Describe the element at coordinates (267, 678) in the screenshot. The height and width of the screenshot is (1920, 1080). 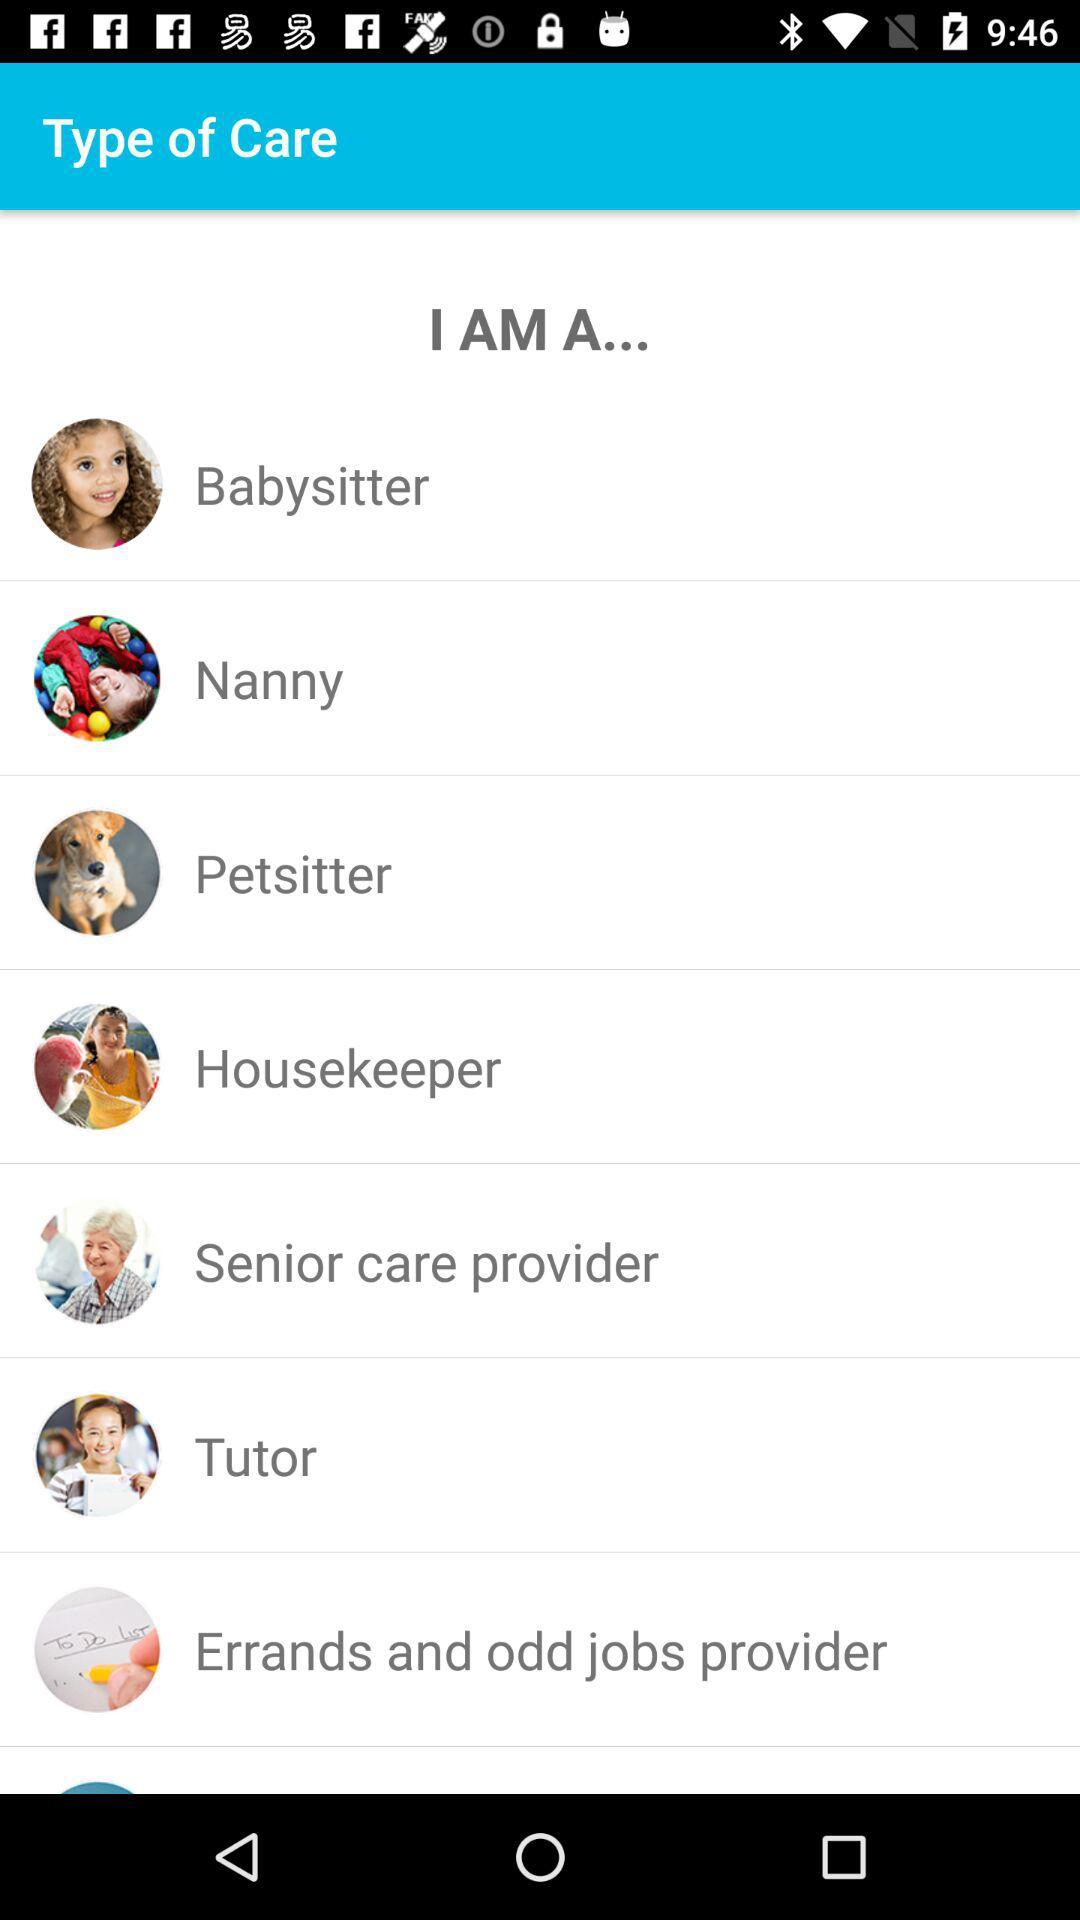
I see `the item above the petsitter item` at that location.